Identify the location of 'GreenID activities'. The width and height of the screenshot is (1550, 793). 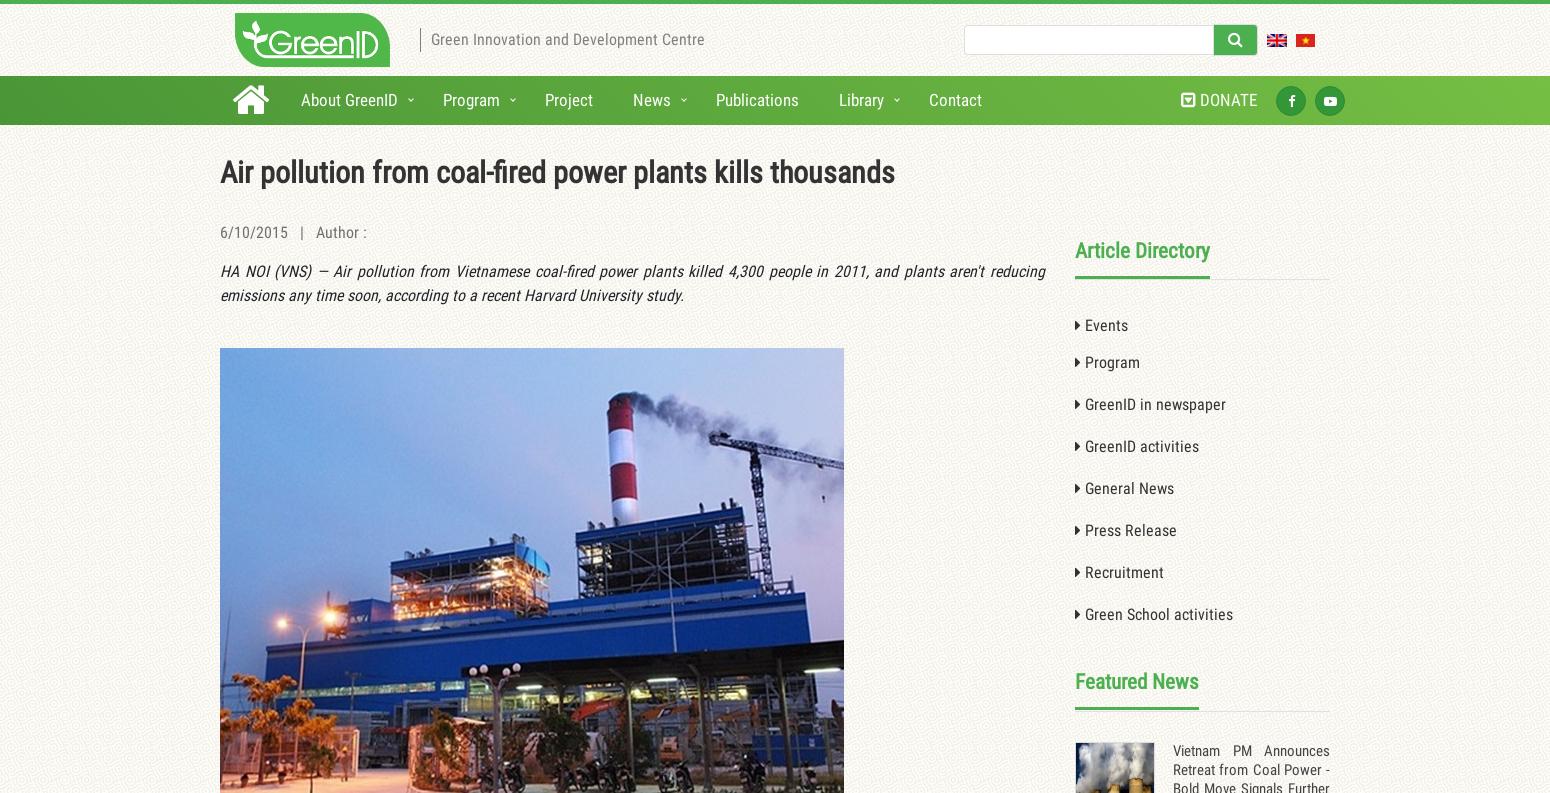
(1139, 445).